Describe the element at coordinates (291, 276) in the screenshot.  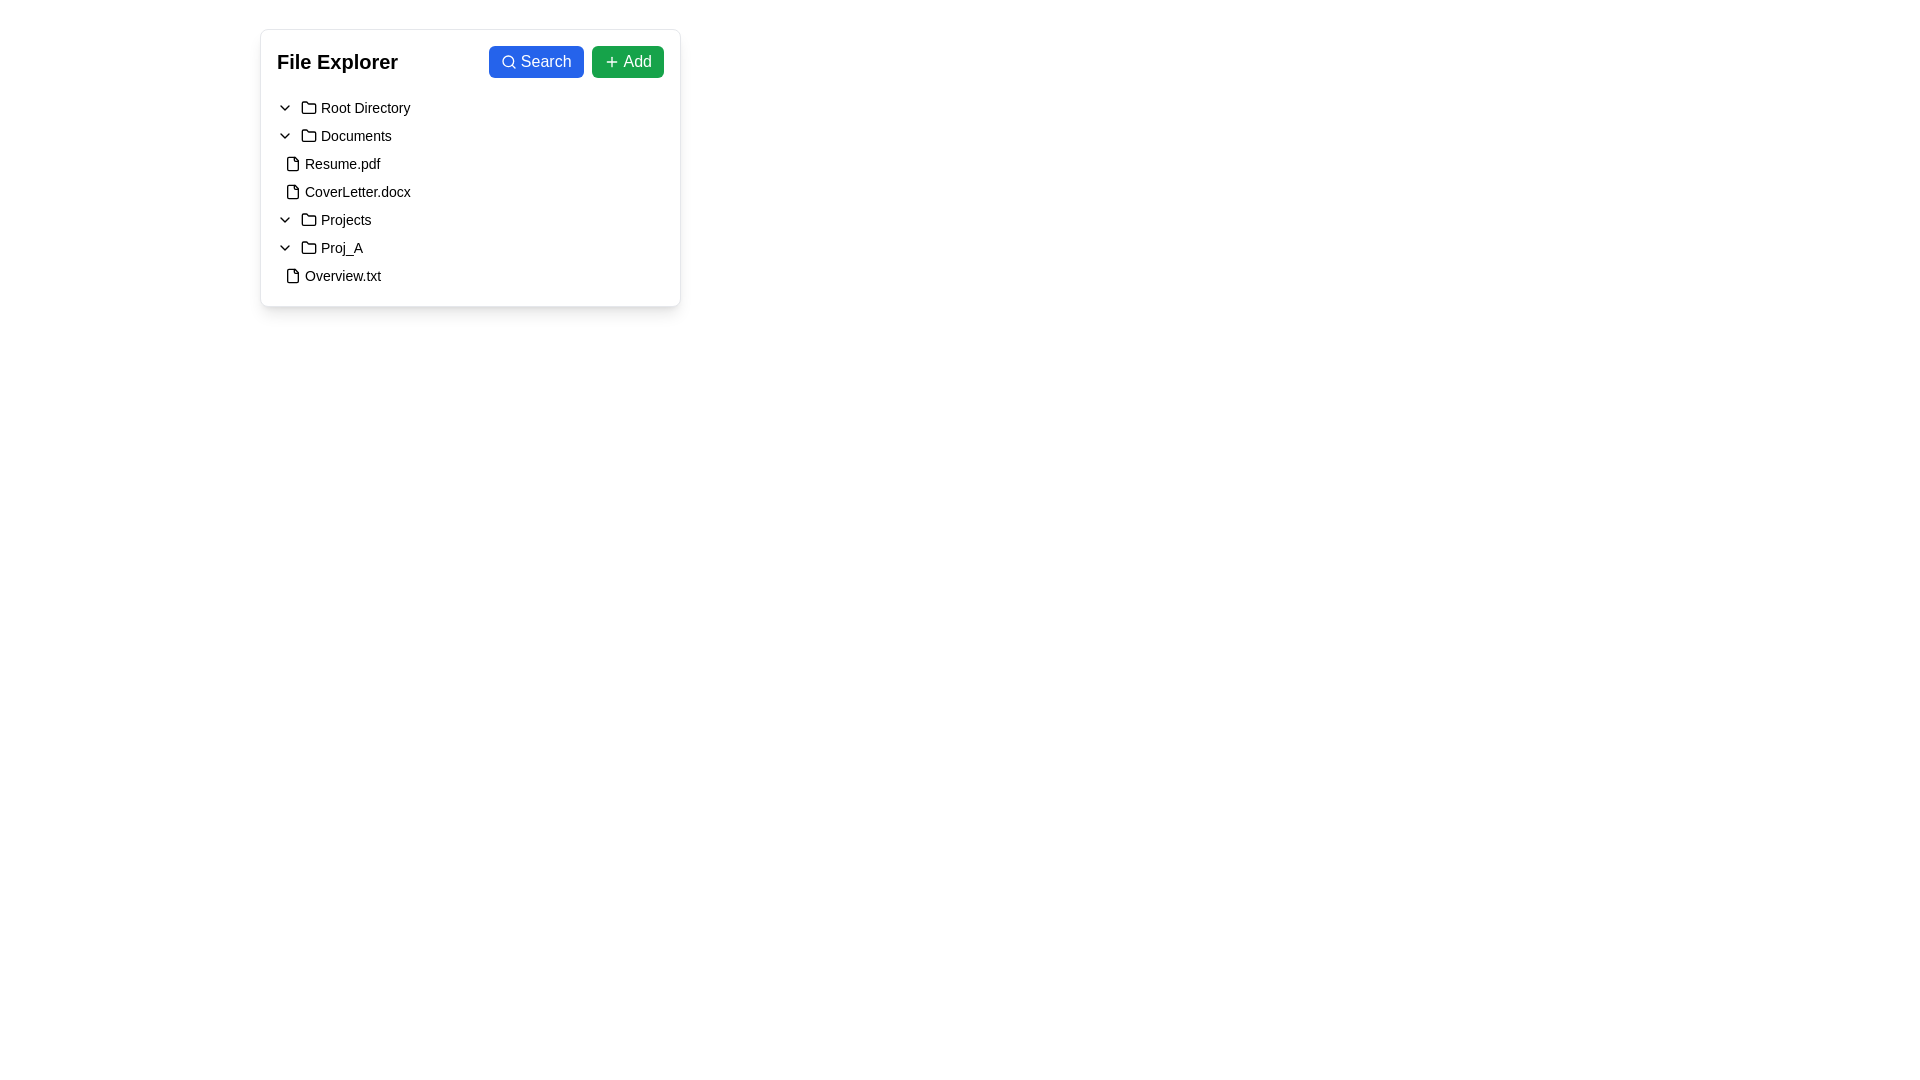
I see `the file icon that resembles a document with a folded corner, located to the left of the text 'Overview.txt' in the file hierarchy under the folder 'Proj_A'` at that location.